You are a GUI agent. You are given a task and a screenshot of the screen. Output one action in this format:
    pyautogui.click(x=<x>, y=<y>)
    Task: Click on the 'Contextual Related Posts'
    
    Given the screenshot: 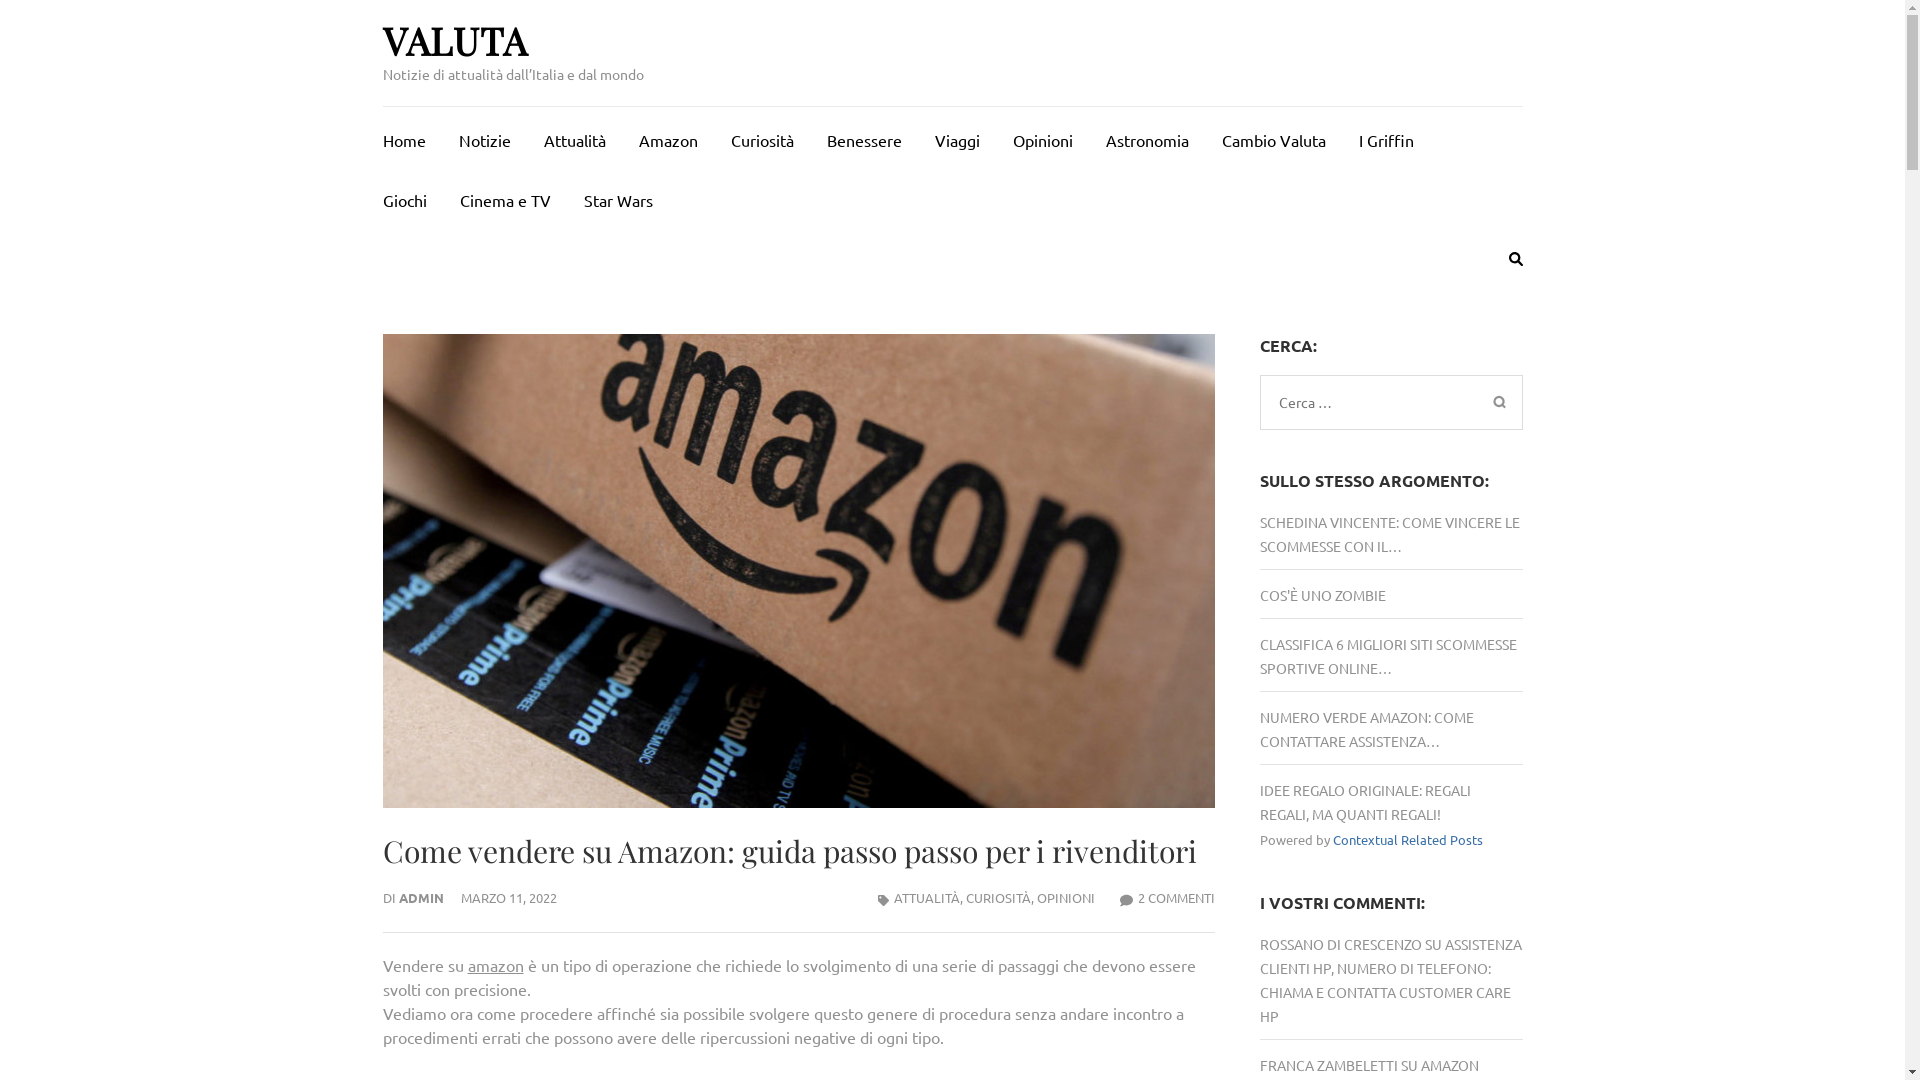 What is the action you would take?
    pyautogui.click(x=1333, y=839)
    